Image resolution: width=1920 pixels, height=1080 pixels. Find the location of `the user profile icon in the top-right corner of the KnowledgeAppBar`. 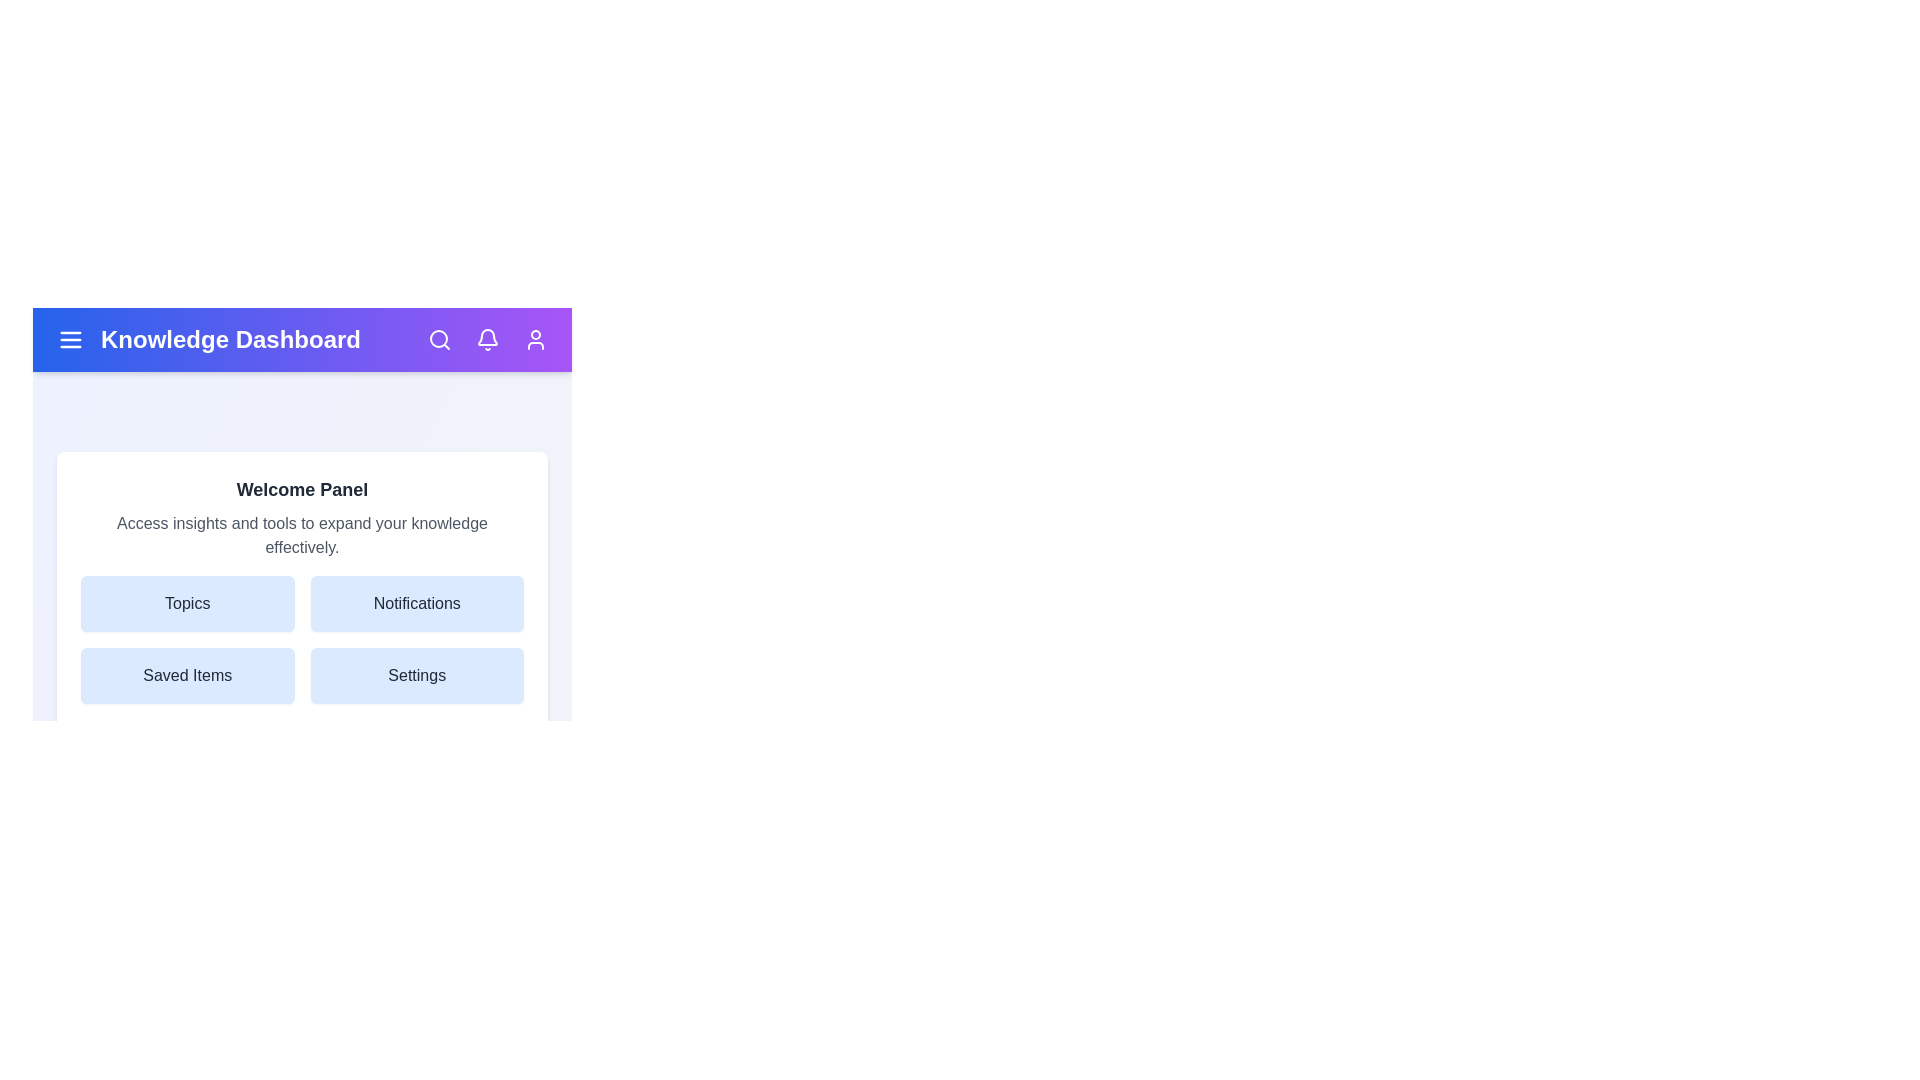

the user profile icon in the top-right corner of the KnowledgeAppBar is located at coordinates (536, 338).